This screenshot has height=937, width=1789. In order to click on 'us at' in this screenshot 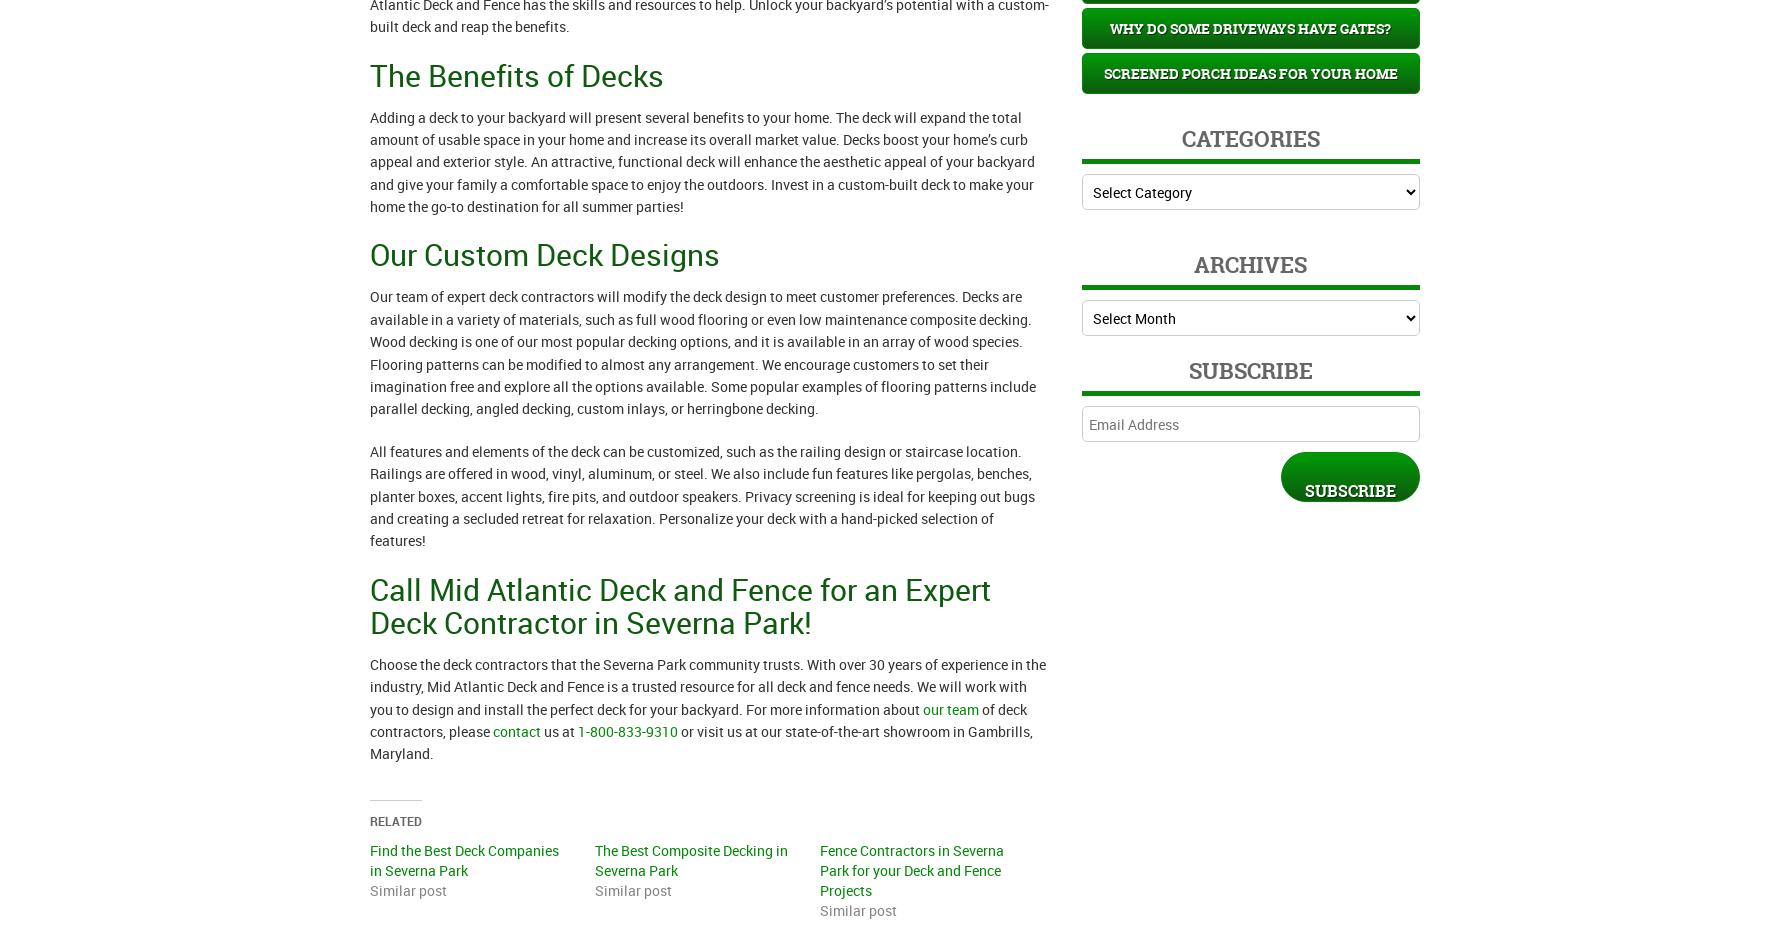, I will do `click(557, 729)`.